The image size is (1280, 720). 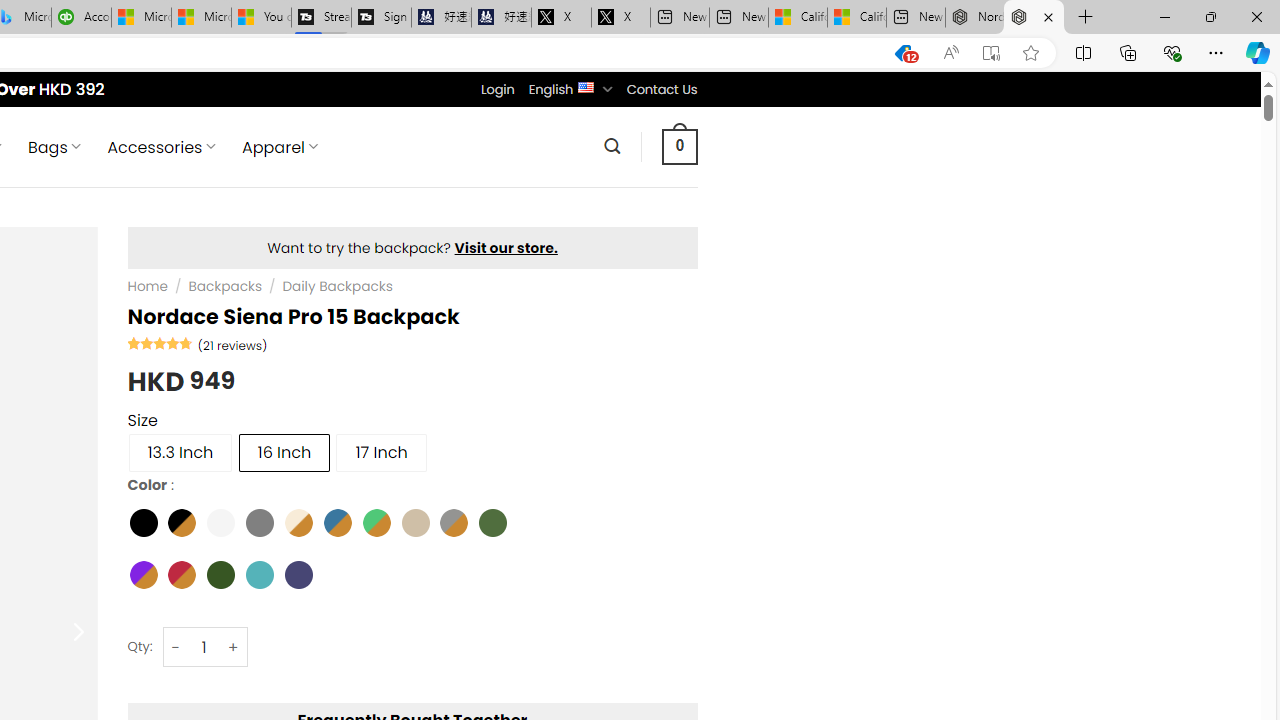 I want to click on 'Home', so click(x=146, y=286).